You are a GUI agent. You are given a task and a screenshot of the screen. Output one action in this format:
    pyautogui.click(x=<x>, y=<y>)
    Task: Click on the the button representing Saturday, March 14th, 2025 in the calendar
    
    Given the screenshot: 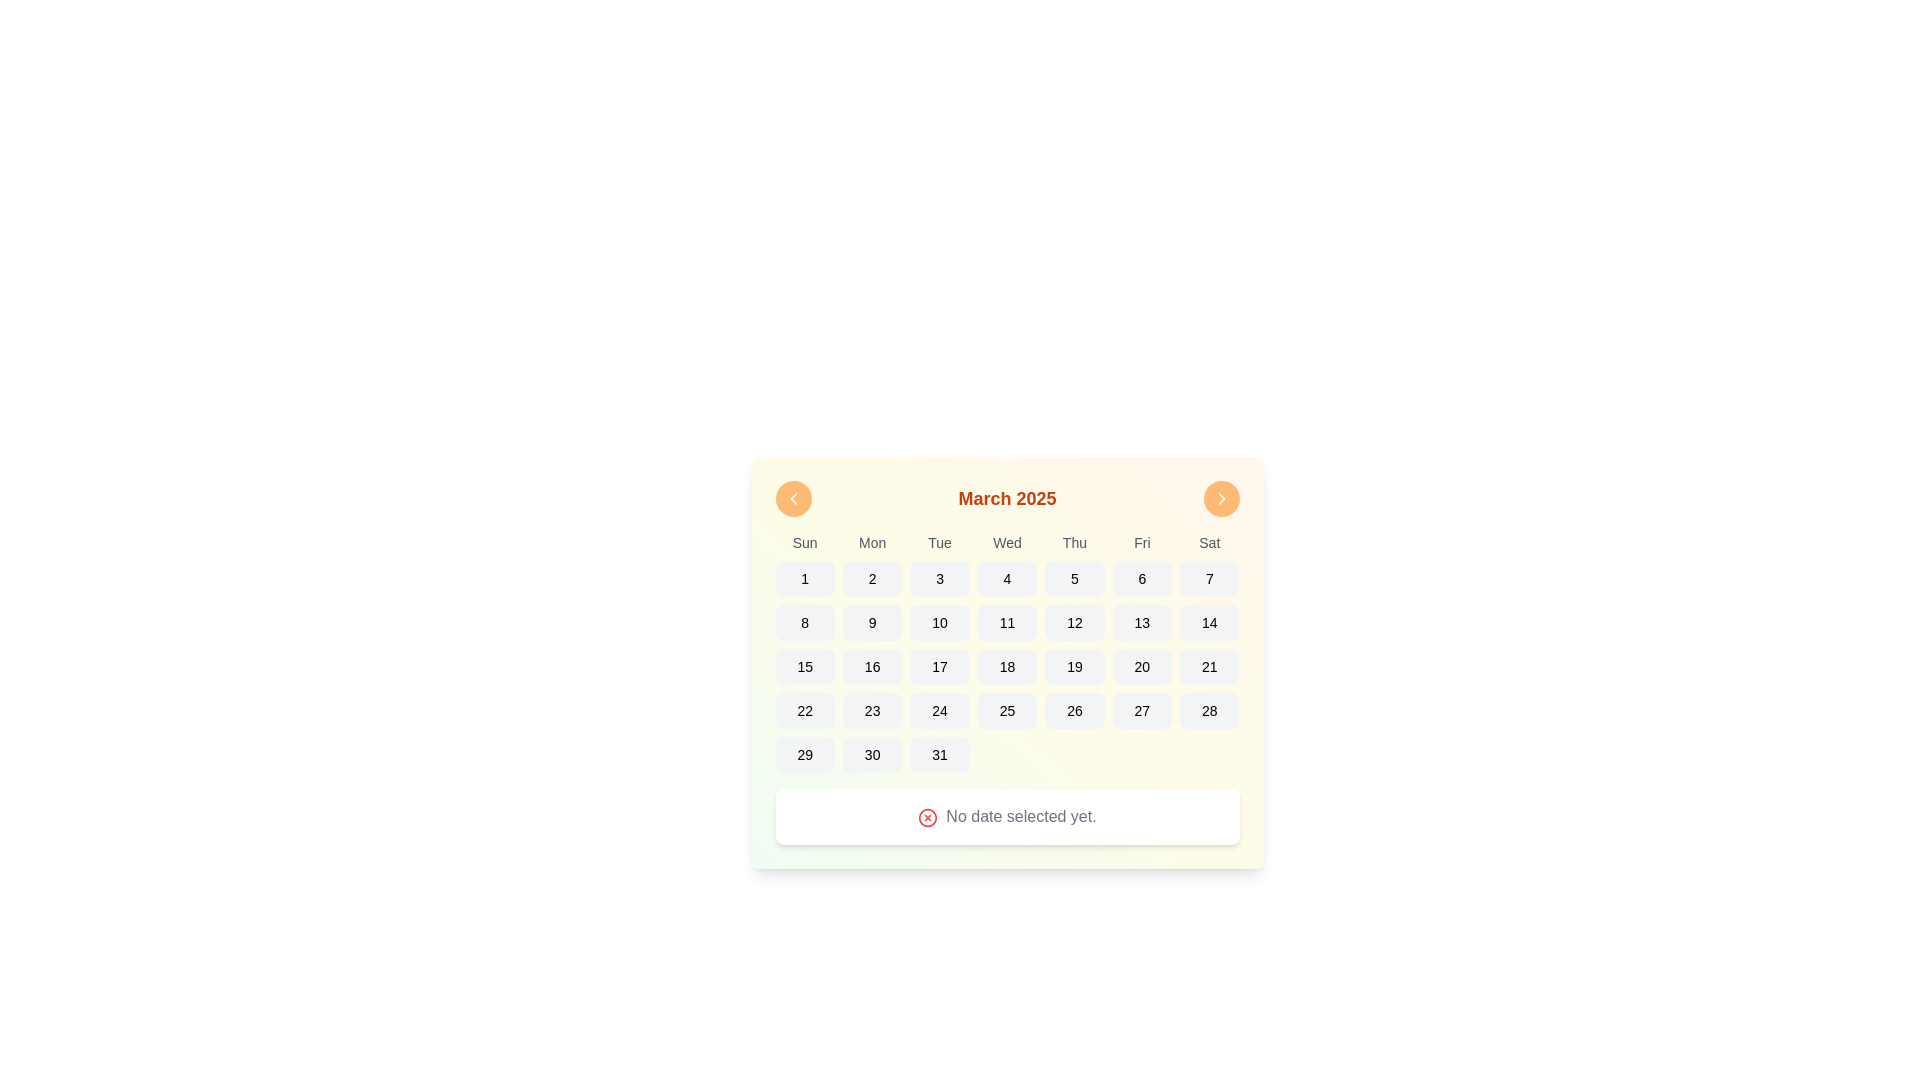 What is the action you would take?
    pyautogui.click(x=1208, y=622)
    